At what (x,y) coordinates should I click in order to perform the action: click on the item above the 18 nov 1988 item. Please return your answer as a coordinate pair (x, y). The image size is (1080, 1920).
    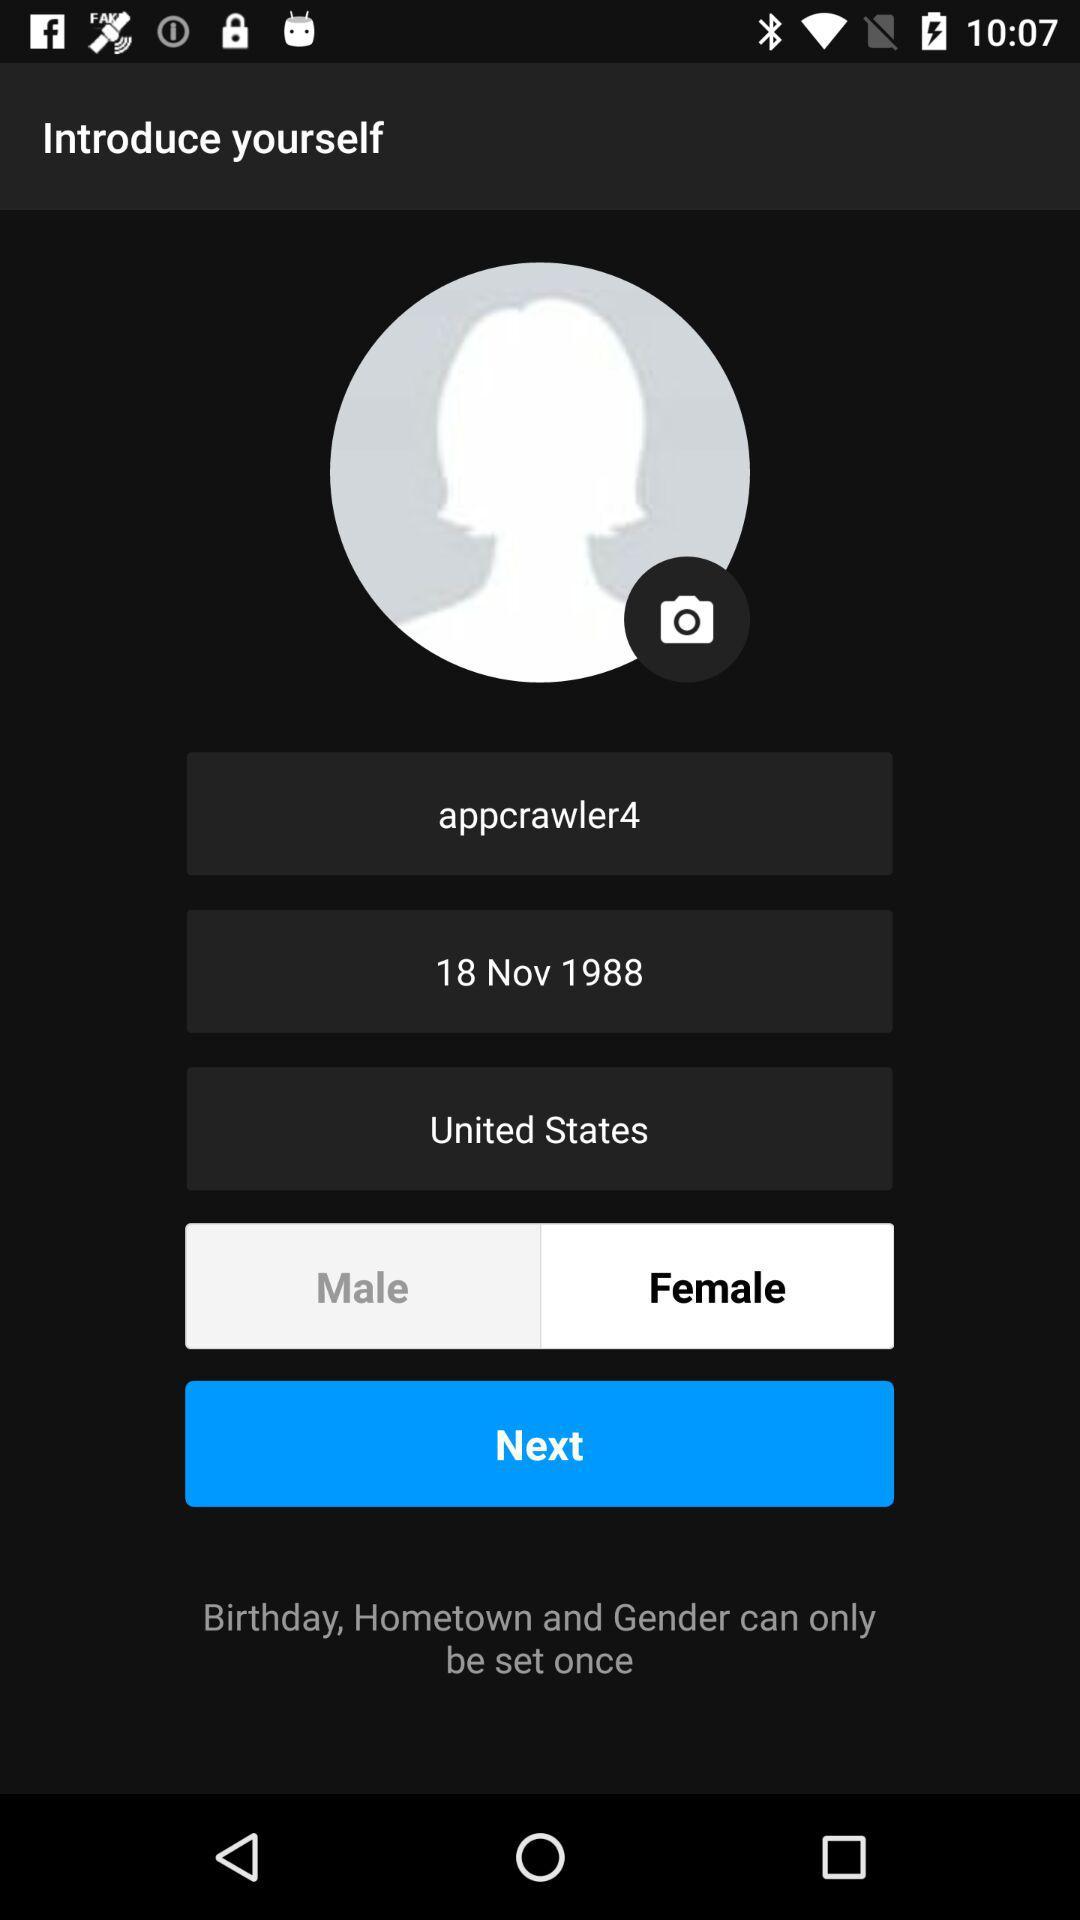
    Looking at the image, I should click on (538, 813).